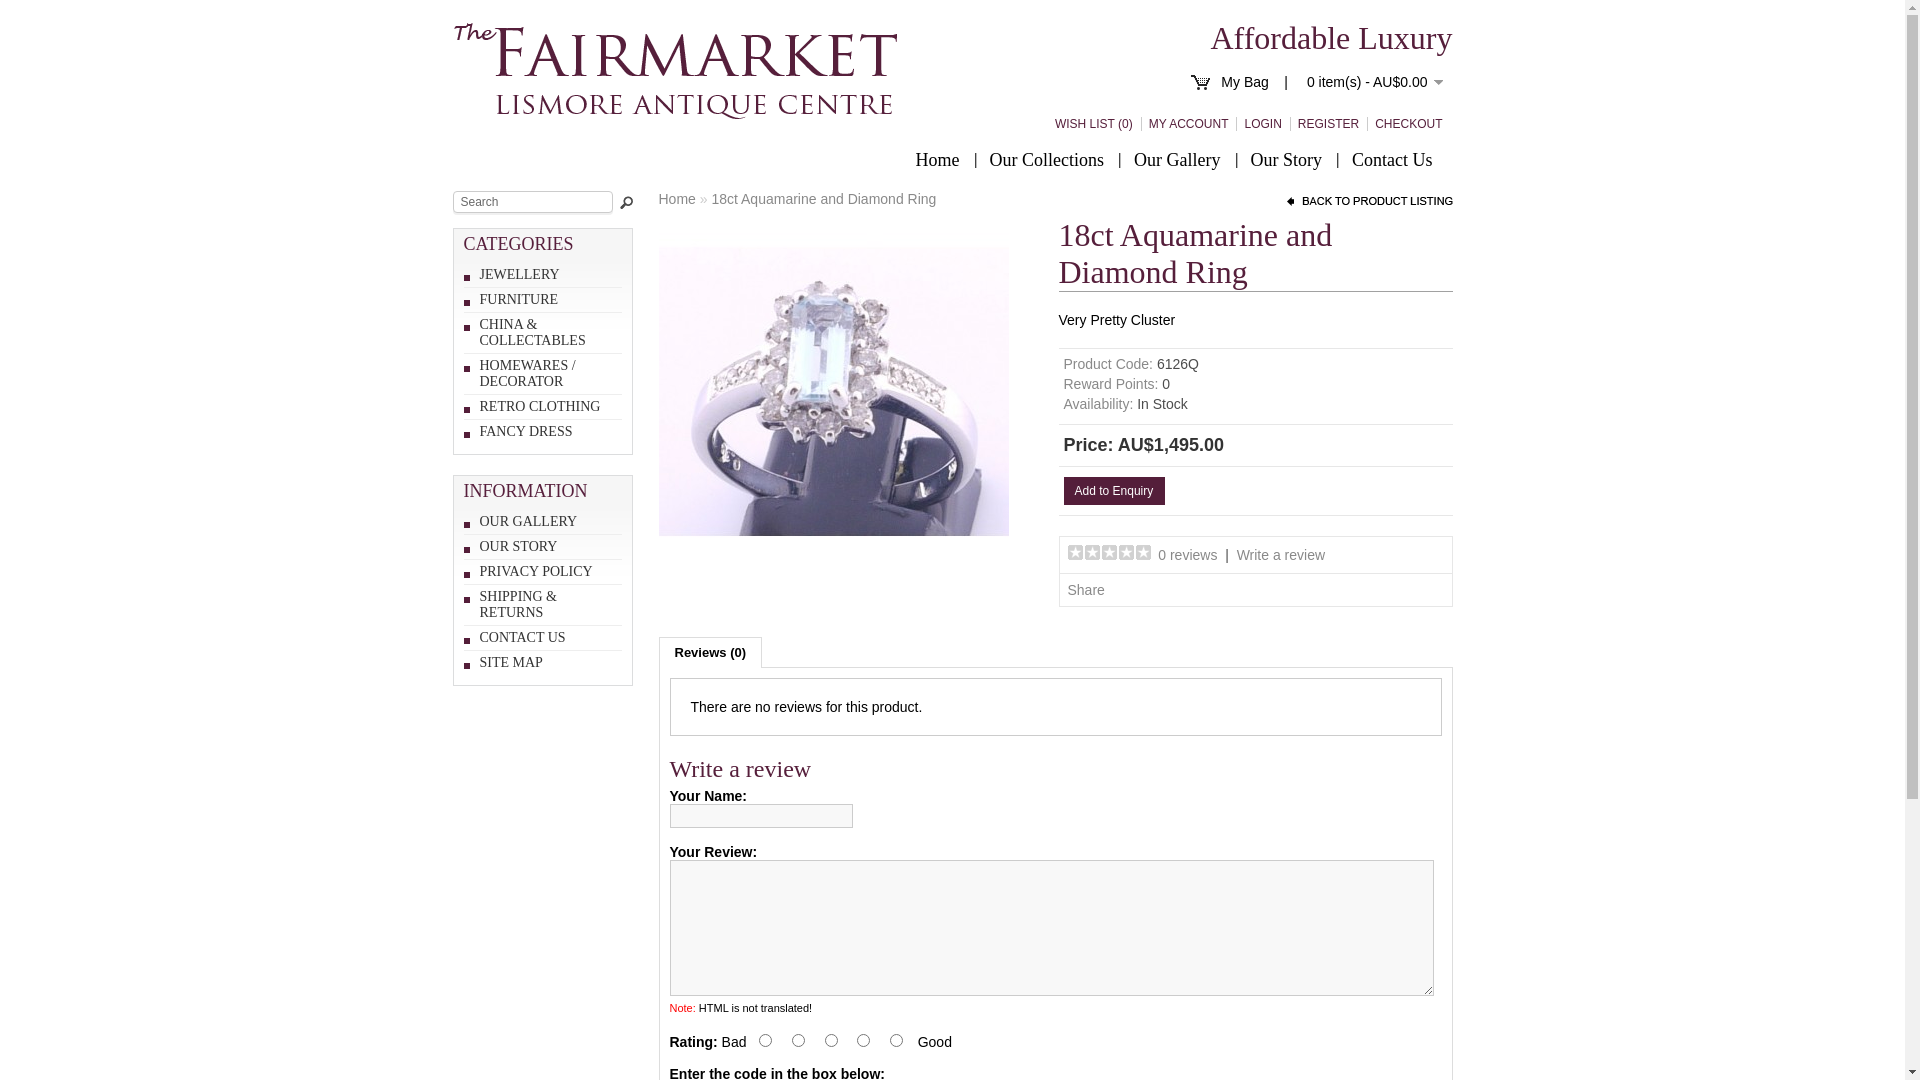  I want to click on 'MY ACCOUNT', so click(1185, 123).